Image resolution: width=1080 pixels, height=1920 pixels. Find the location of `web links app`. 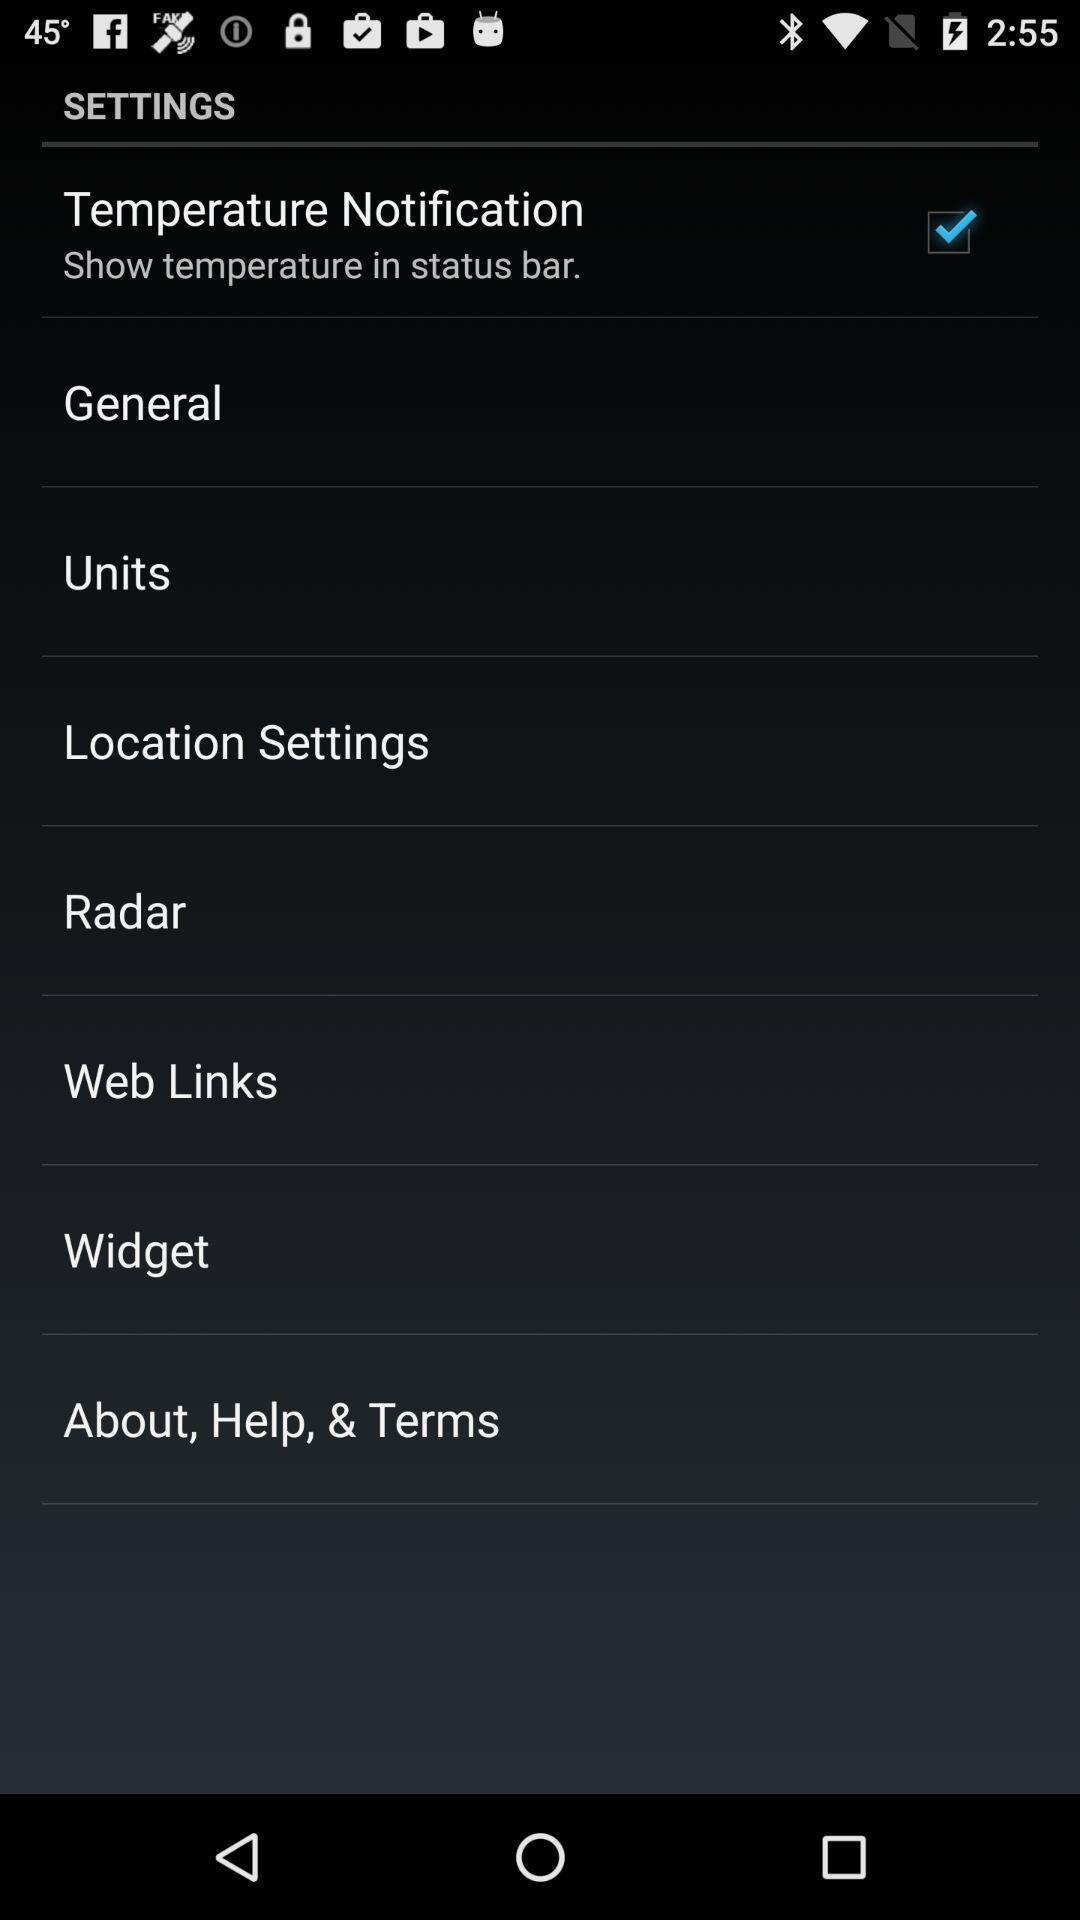

web links app is located at coordinates (169, 1078).